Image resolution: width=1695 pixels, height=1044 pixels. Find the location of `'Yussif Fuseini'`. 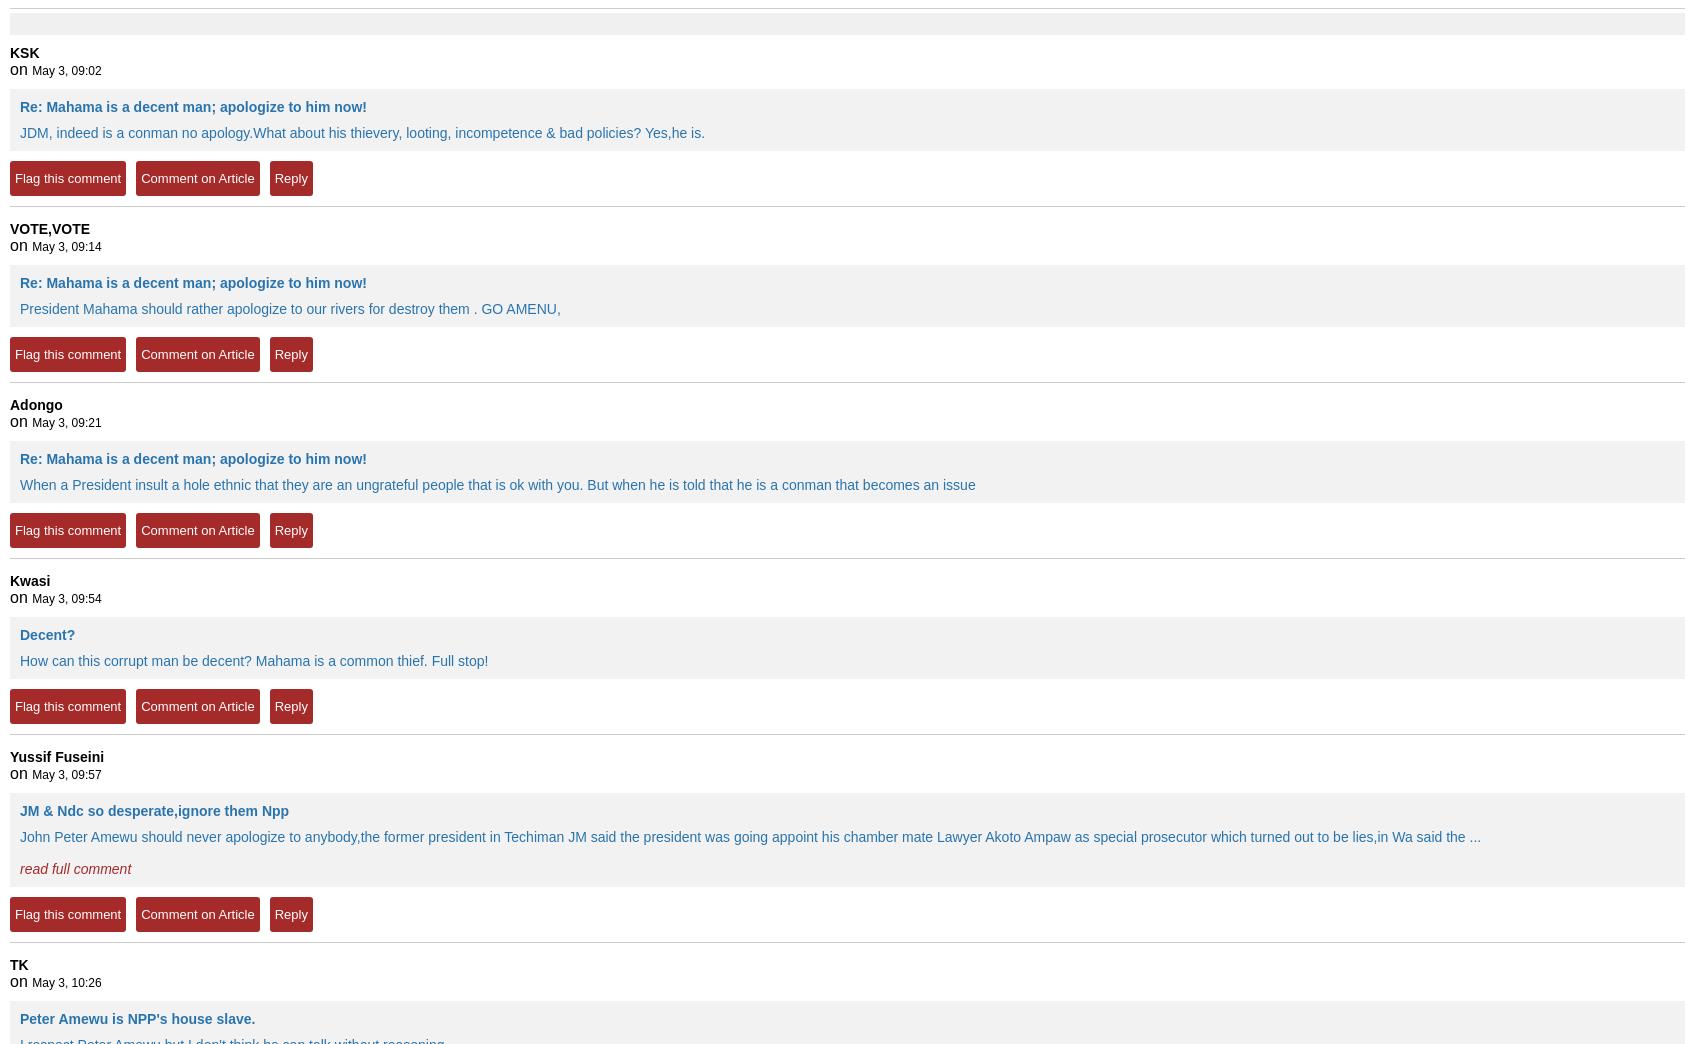

'Yussif Fuseini' is located at coordinates (56, 757).